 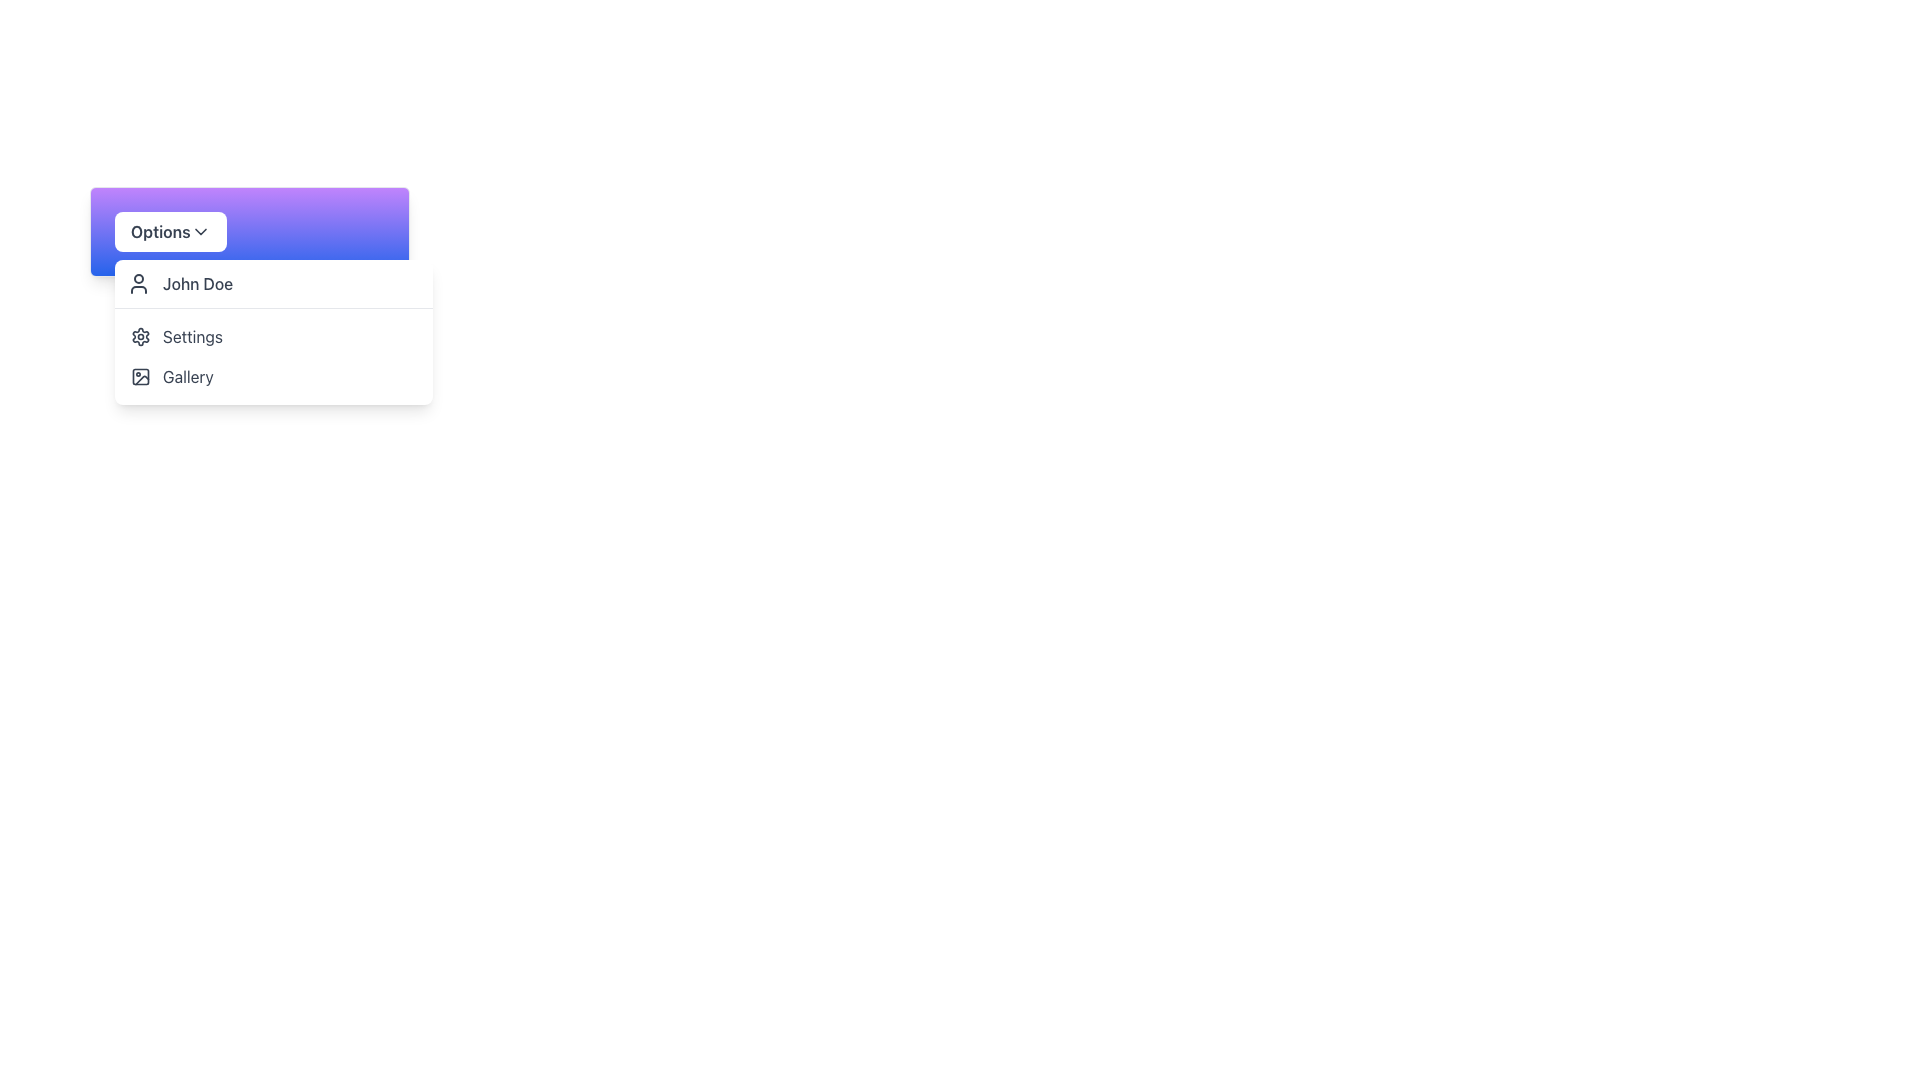 What do you see at coordinates (200, 230) in the screenshot?
I see `the downward-facing chevron icon positioned to the right of the 'Options' text to interact with the dropdown menu` at bounding box center [200, 230].